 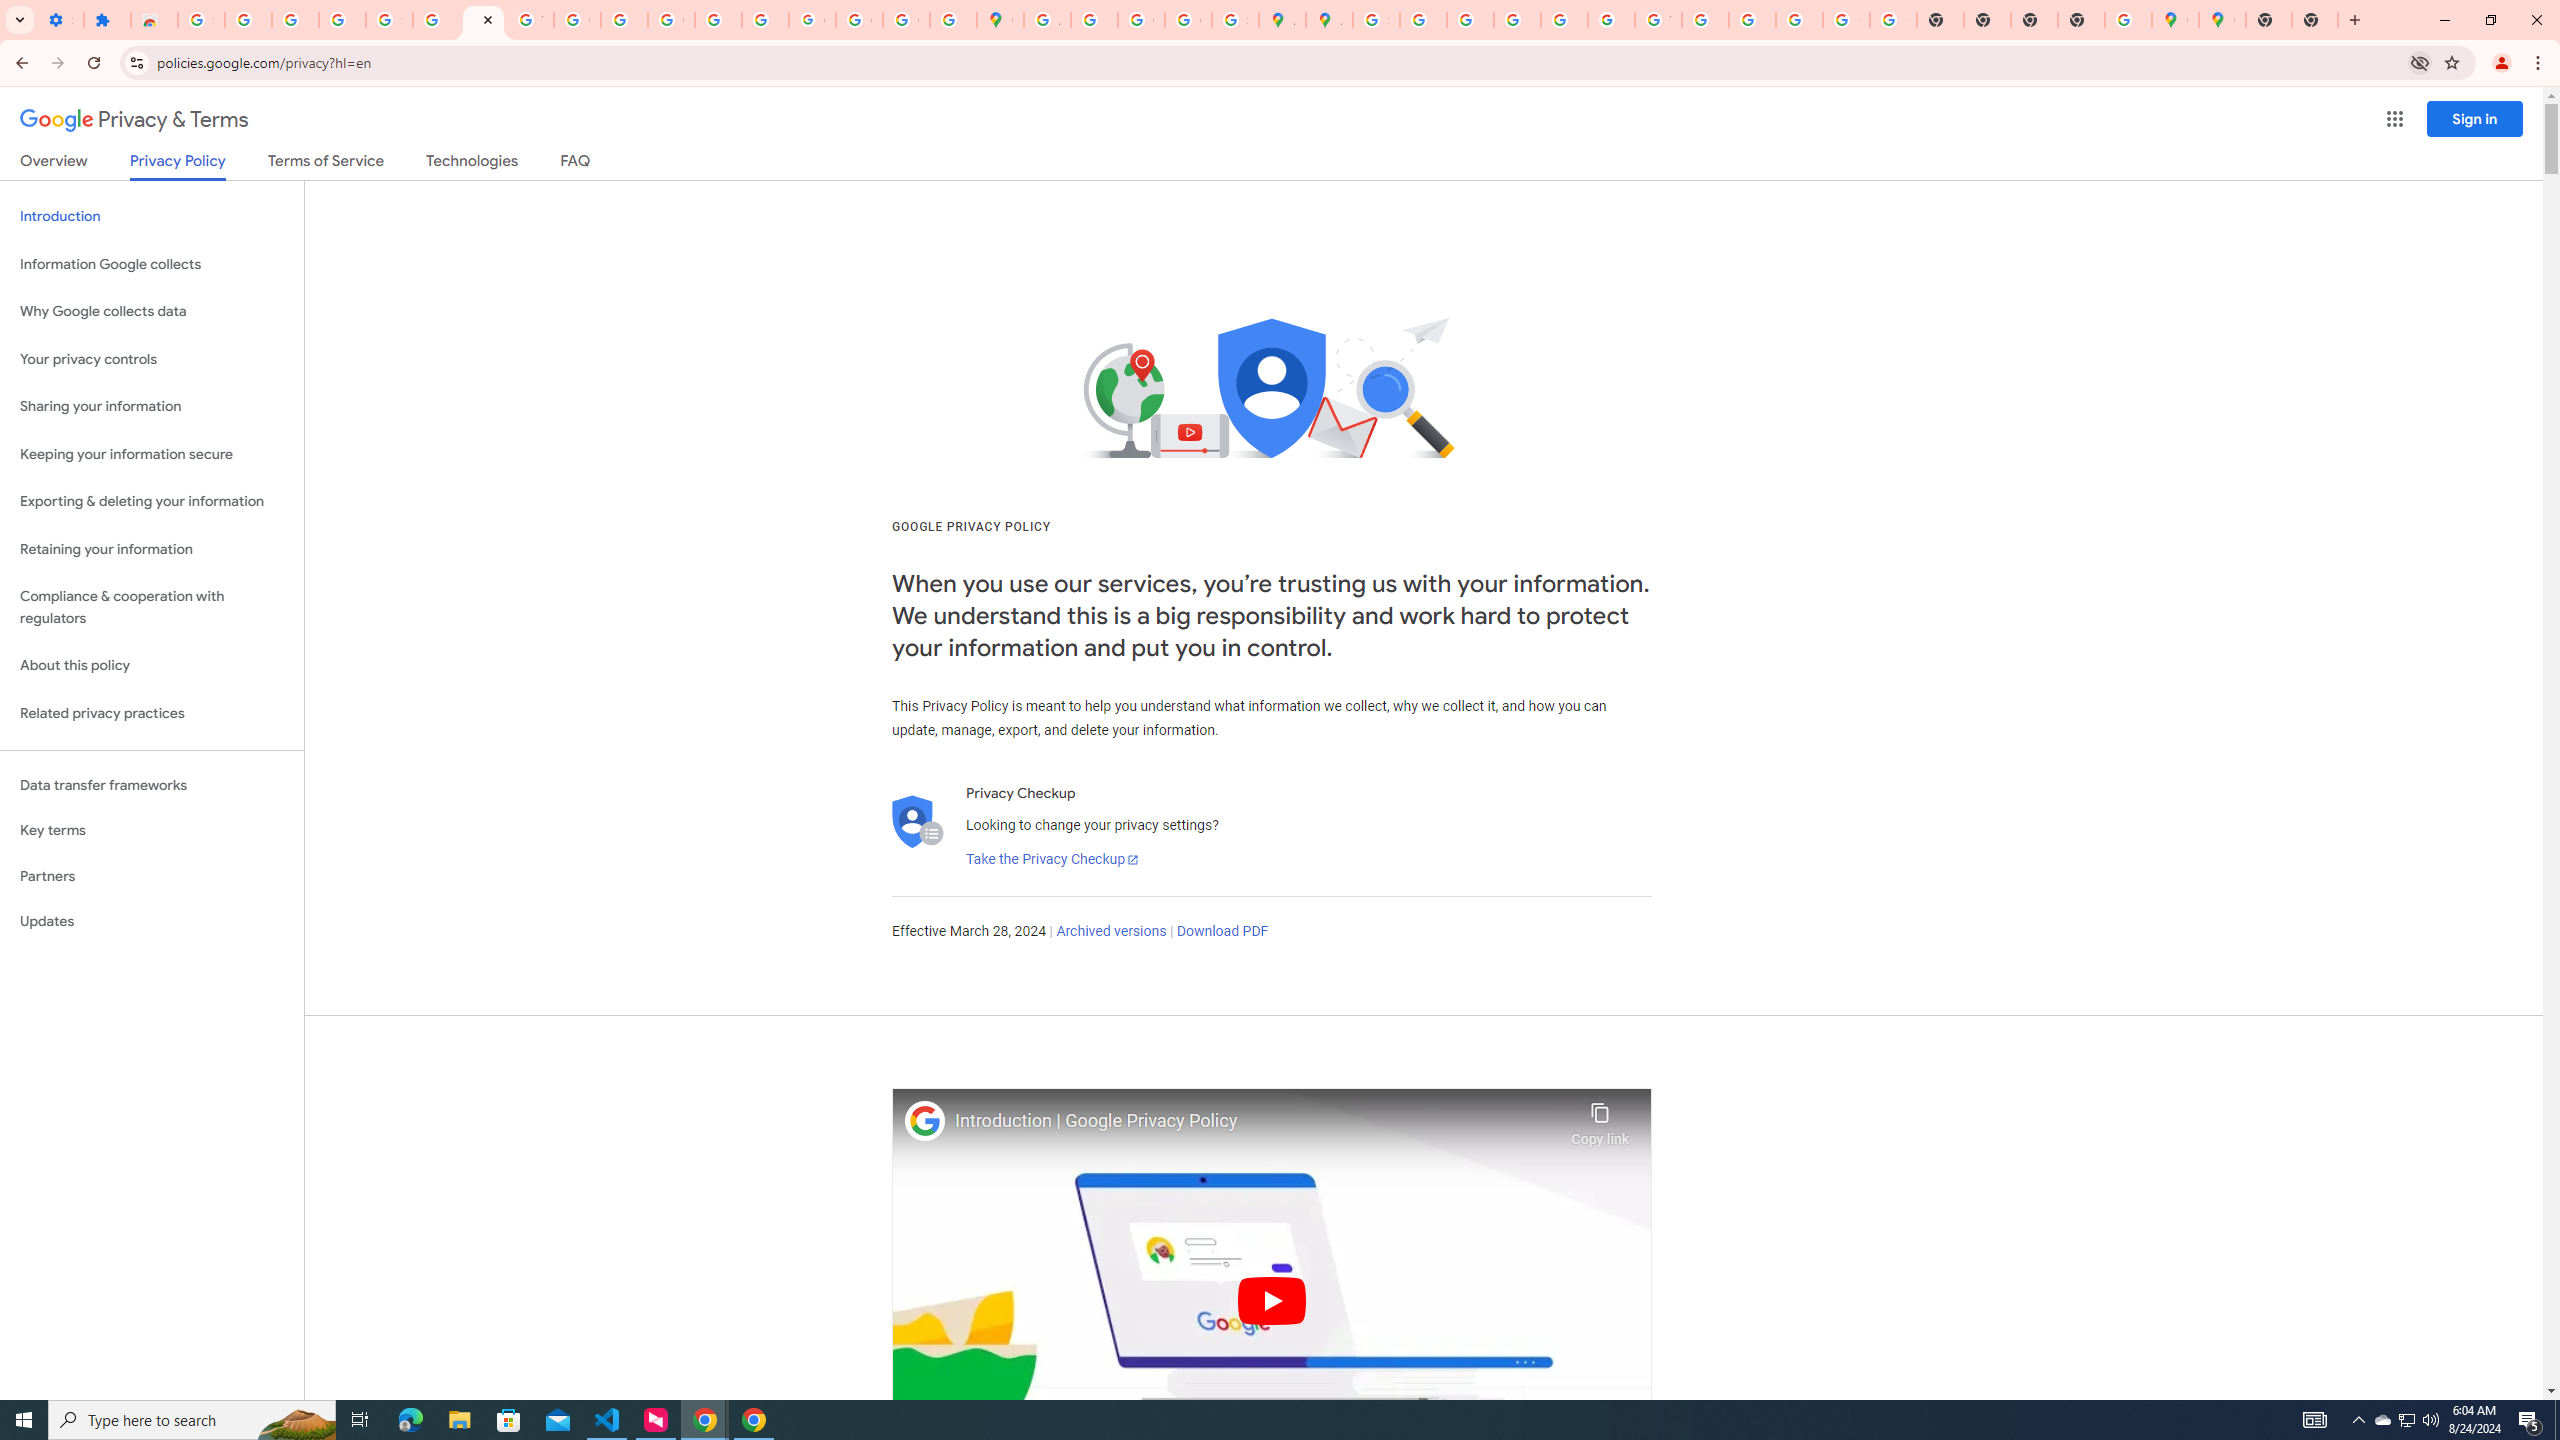 I want to click on 'https://scholar.google.com/', so click(x=623, y=19).